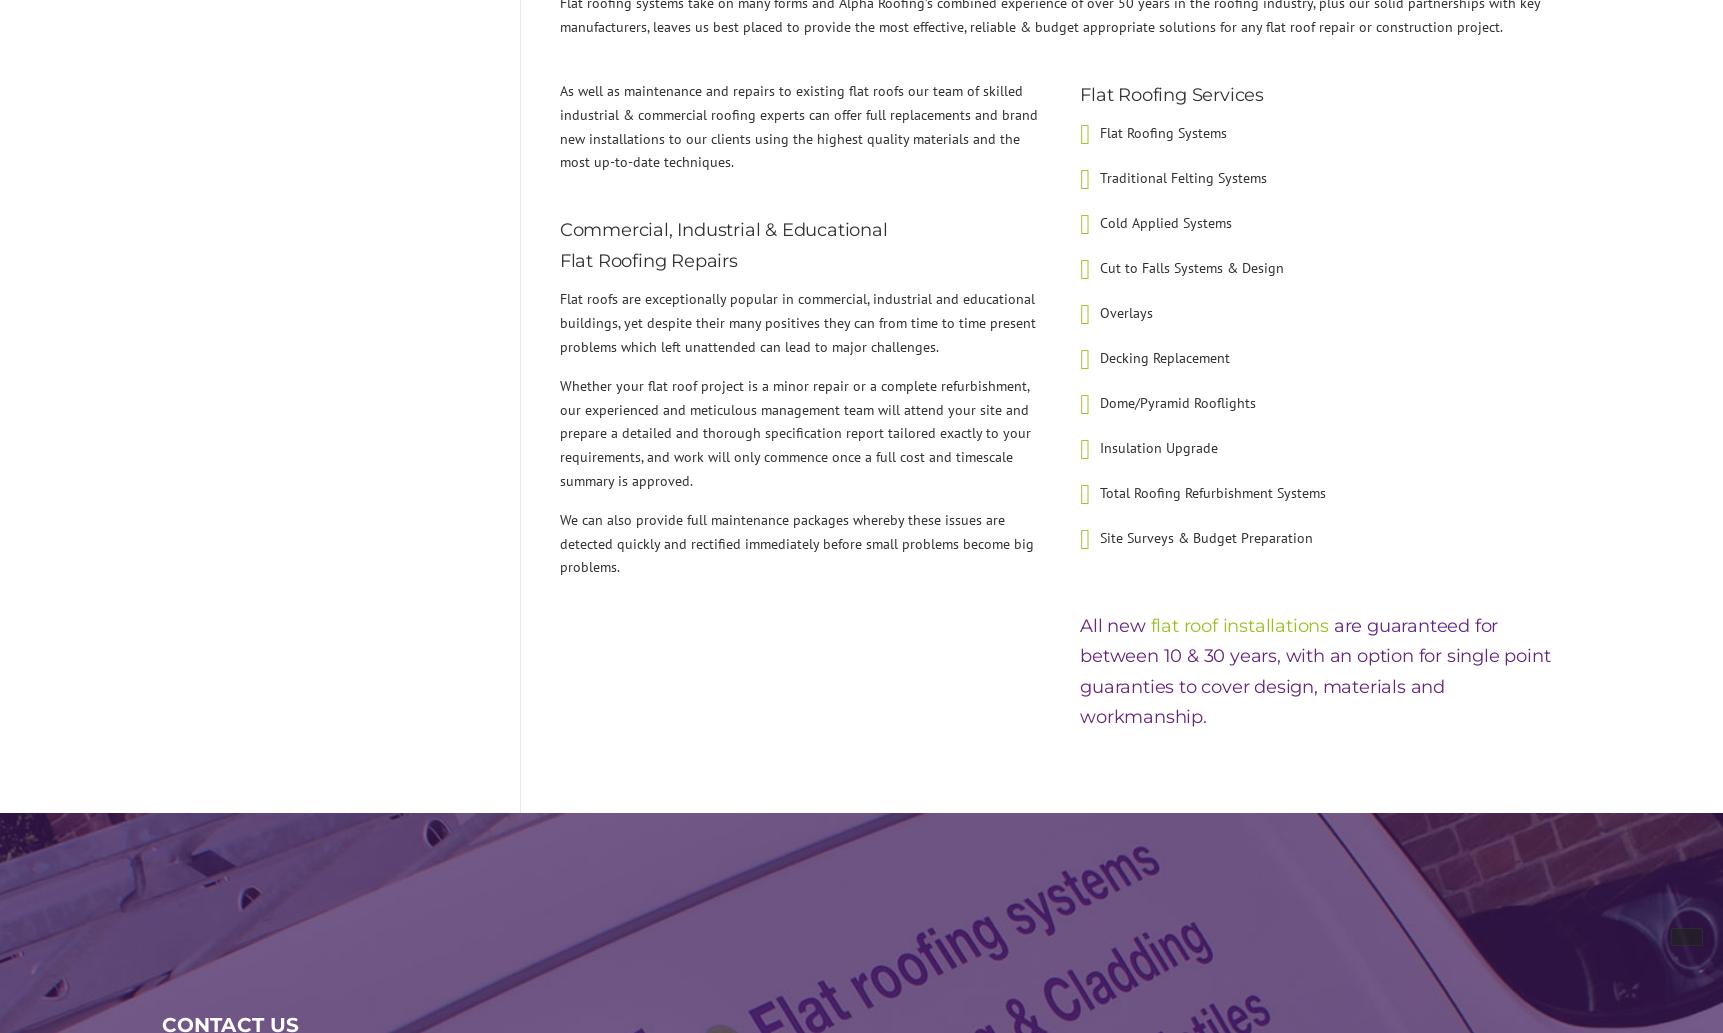  What do you see at coordinates (1212, 492) in the screenshot?
I see `'Total Roofing Refurbishment Systems'` at bounding box center [1212, 492].